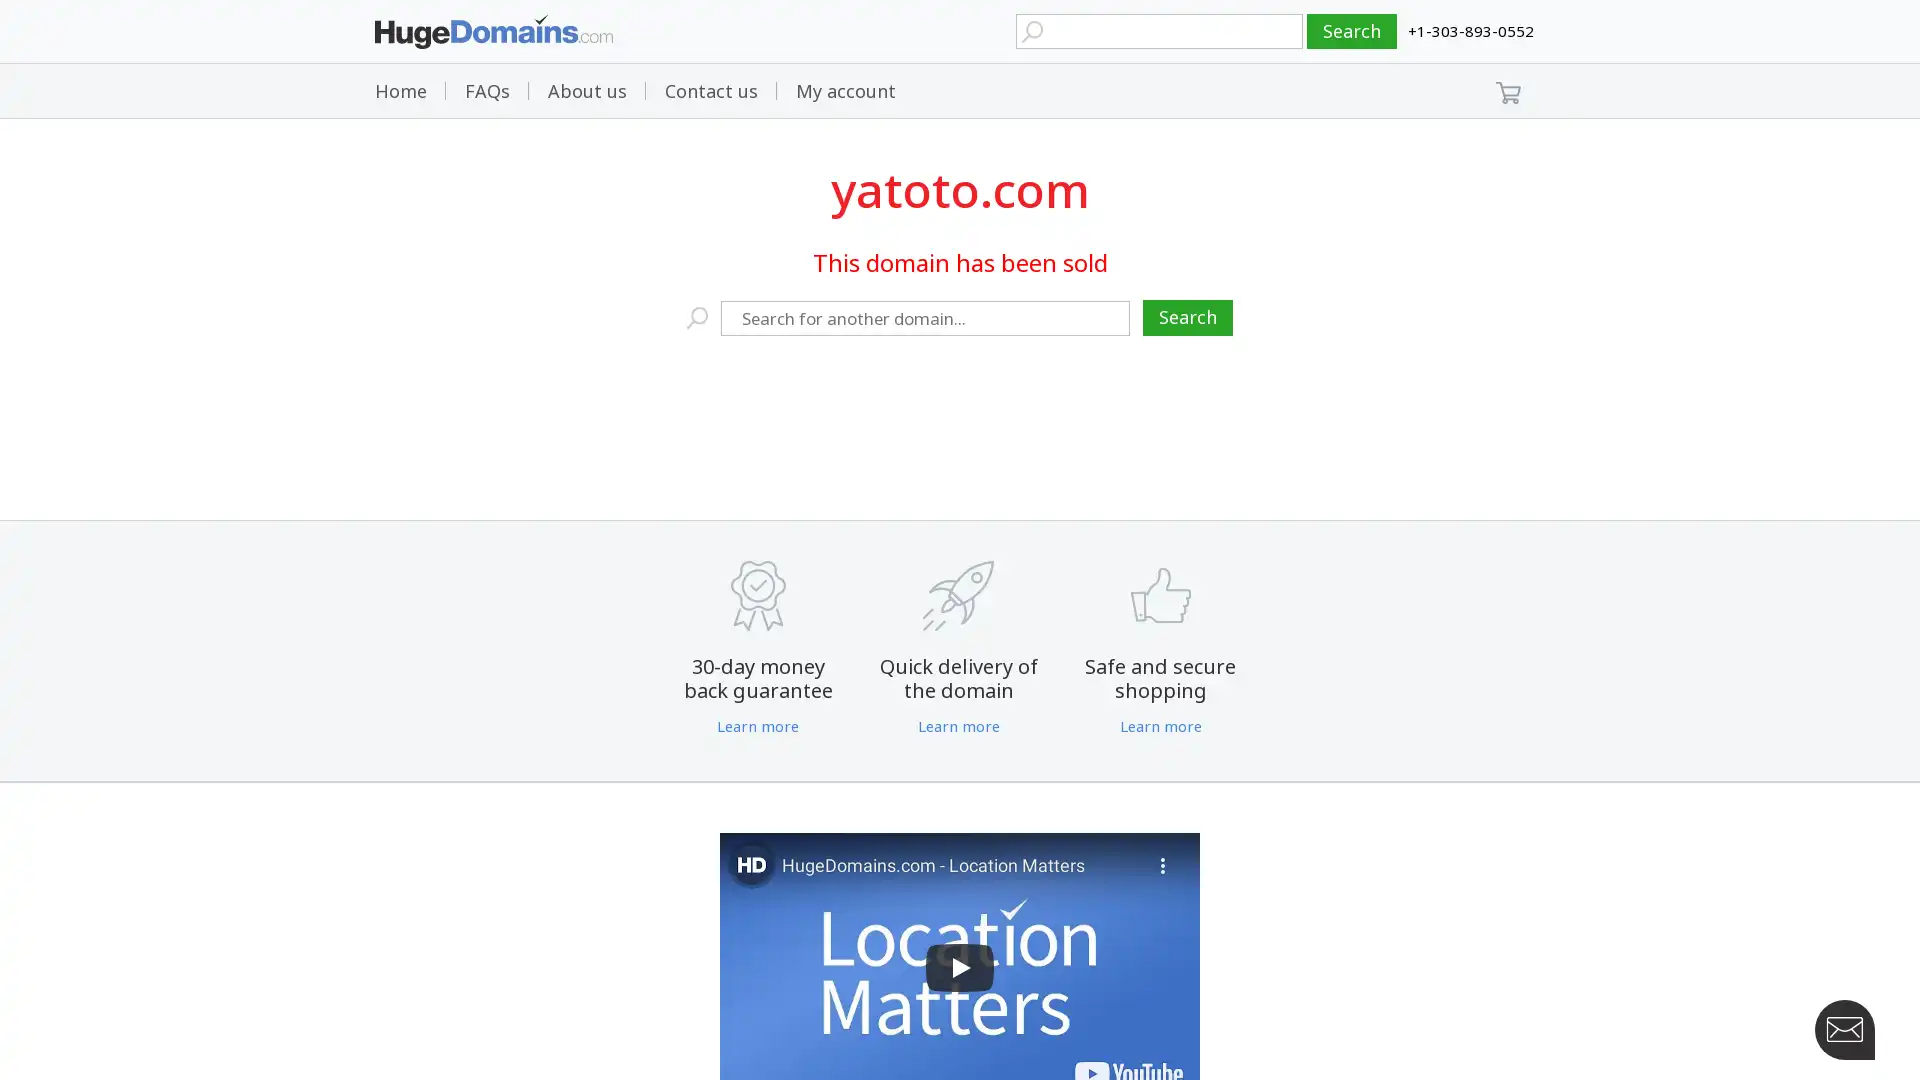 The width and height of the screenshot is (1920, 1080). I want to click on Search, so click(1352, 31).